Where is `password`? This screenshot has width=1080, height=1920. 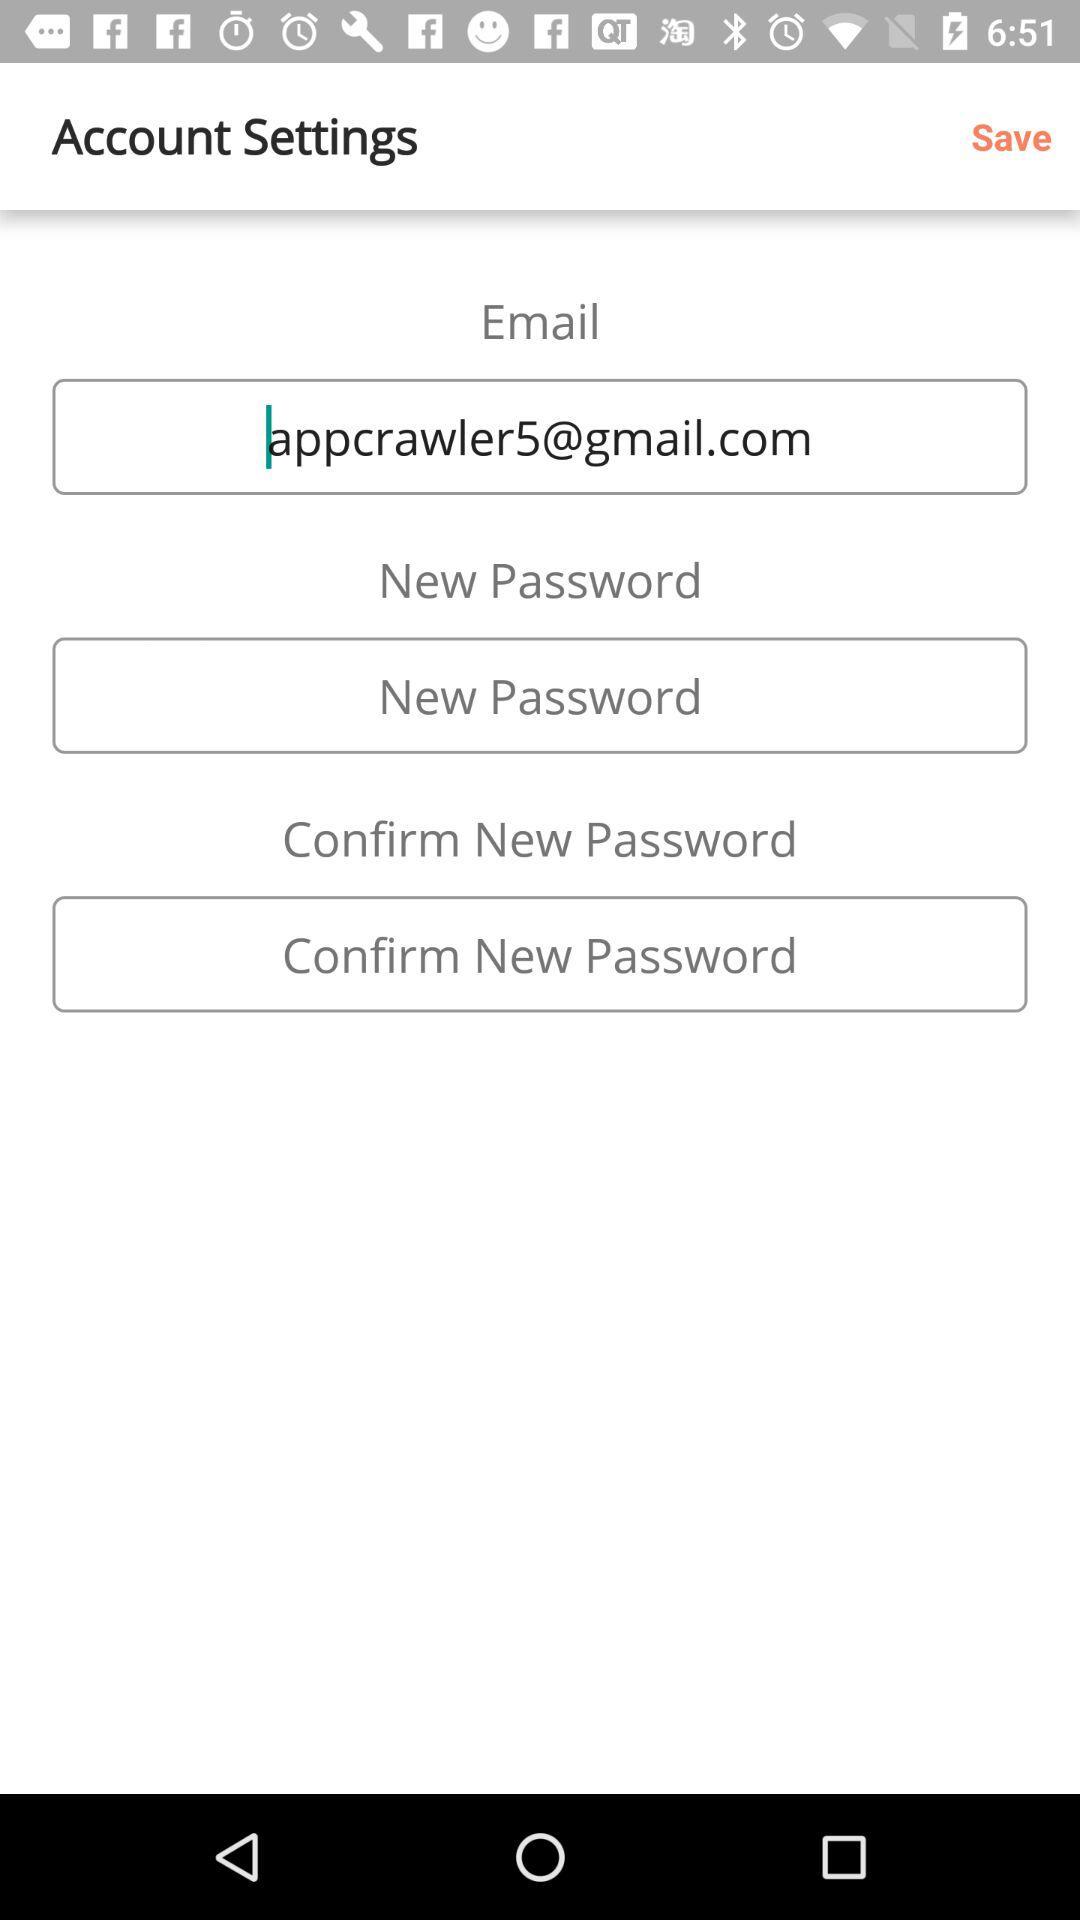 password is located at coordinates (540, 695).